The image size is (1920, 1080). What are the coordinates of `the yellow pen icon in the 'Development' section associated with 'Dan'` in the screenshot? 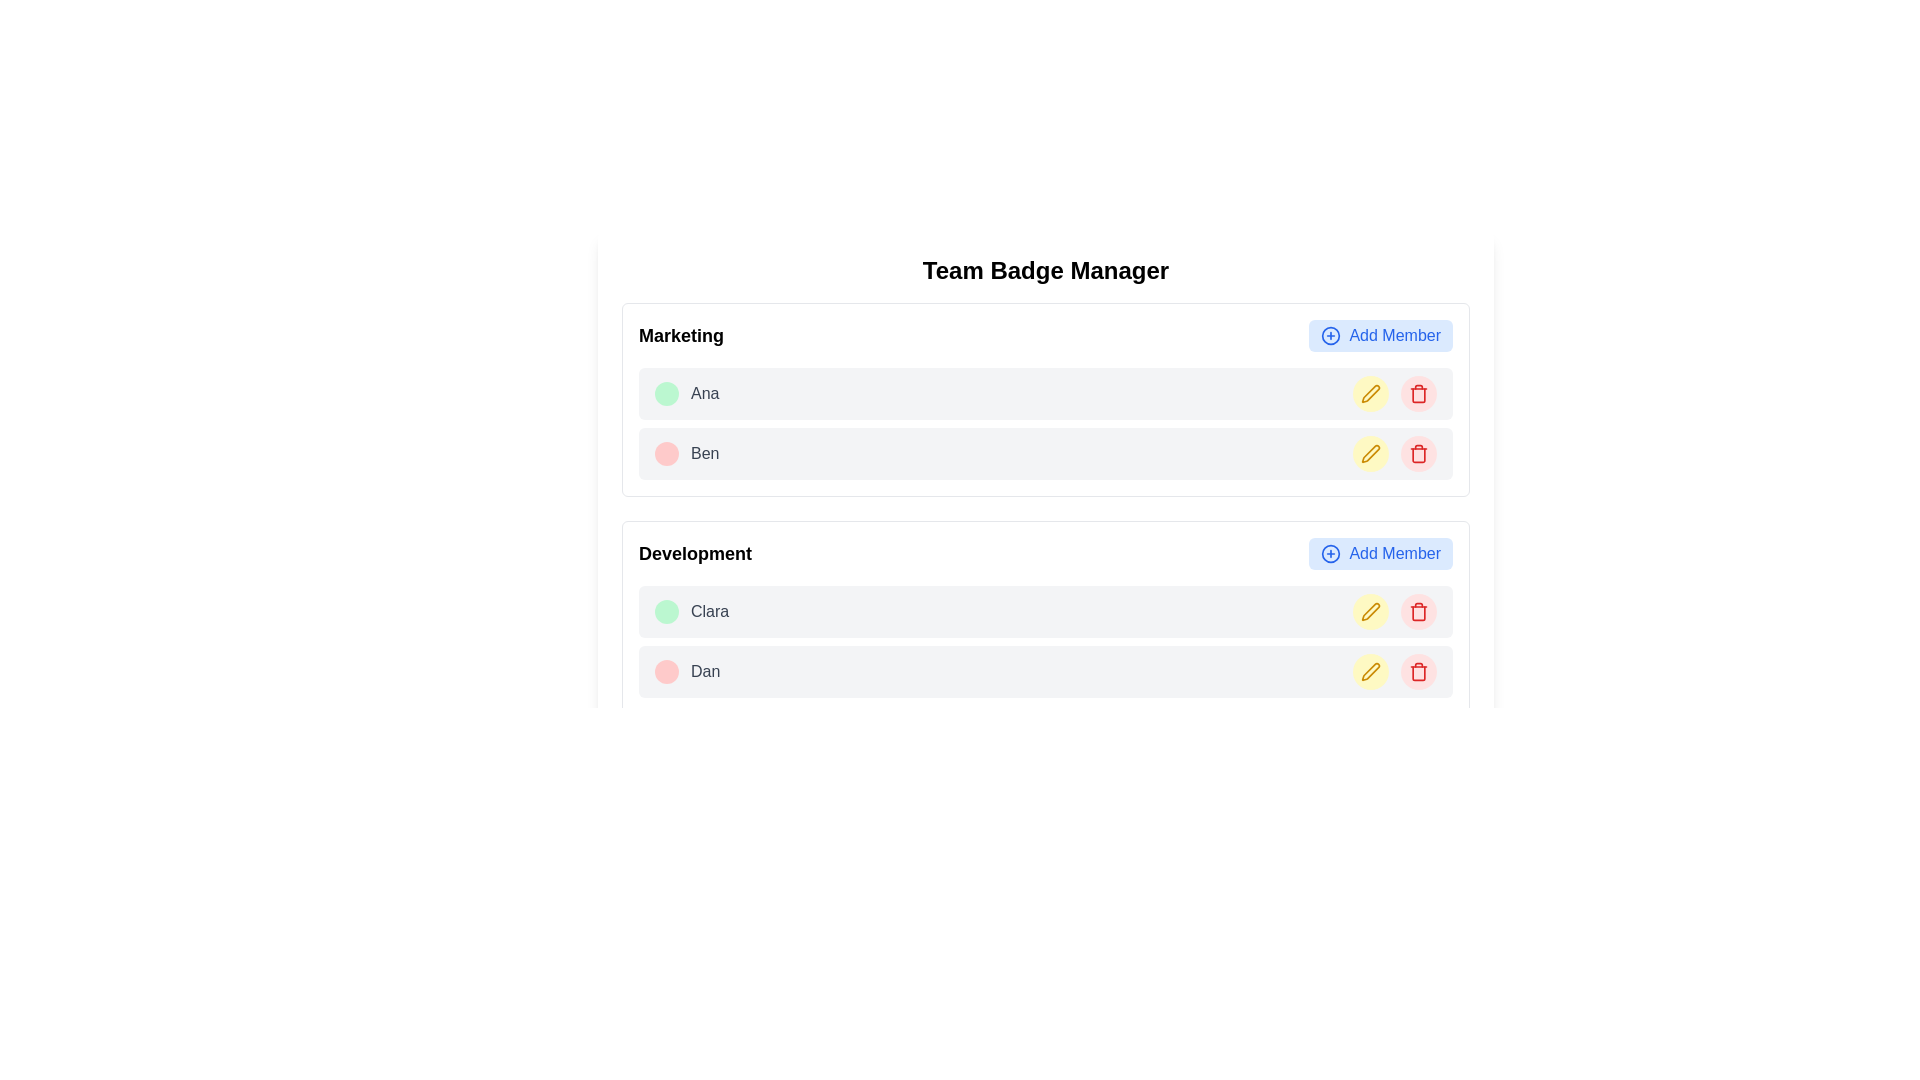 It's located at (1370, 609).